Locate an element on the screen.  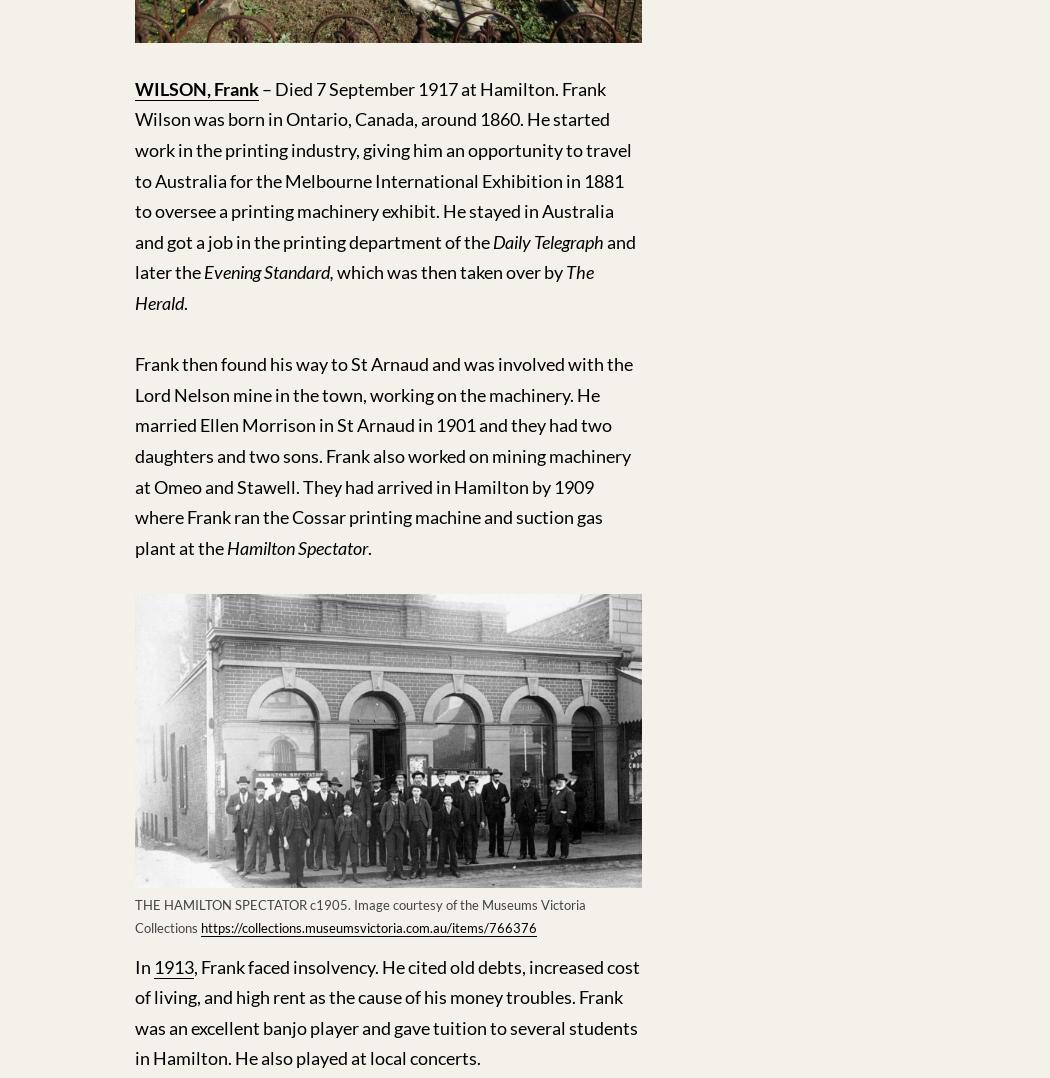
'– Died 7 September 1917 at Hamilton. Frank Wilson was born in Ontario, Canada, around 1860. He started work in the printing industry, giving him an opportunity to travel to Australia for the Melbourne International Exhibition in 1881 to oversee a printing machinery exhibit. He stayed in Australia and got a job in the printing department of the' is located at coordinates (134, 163).